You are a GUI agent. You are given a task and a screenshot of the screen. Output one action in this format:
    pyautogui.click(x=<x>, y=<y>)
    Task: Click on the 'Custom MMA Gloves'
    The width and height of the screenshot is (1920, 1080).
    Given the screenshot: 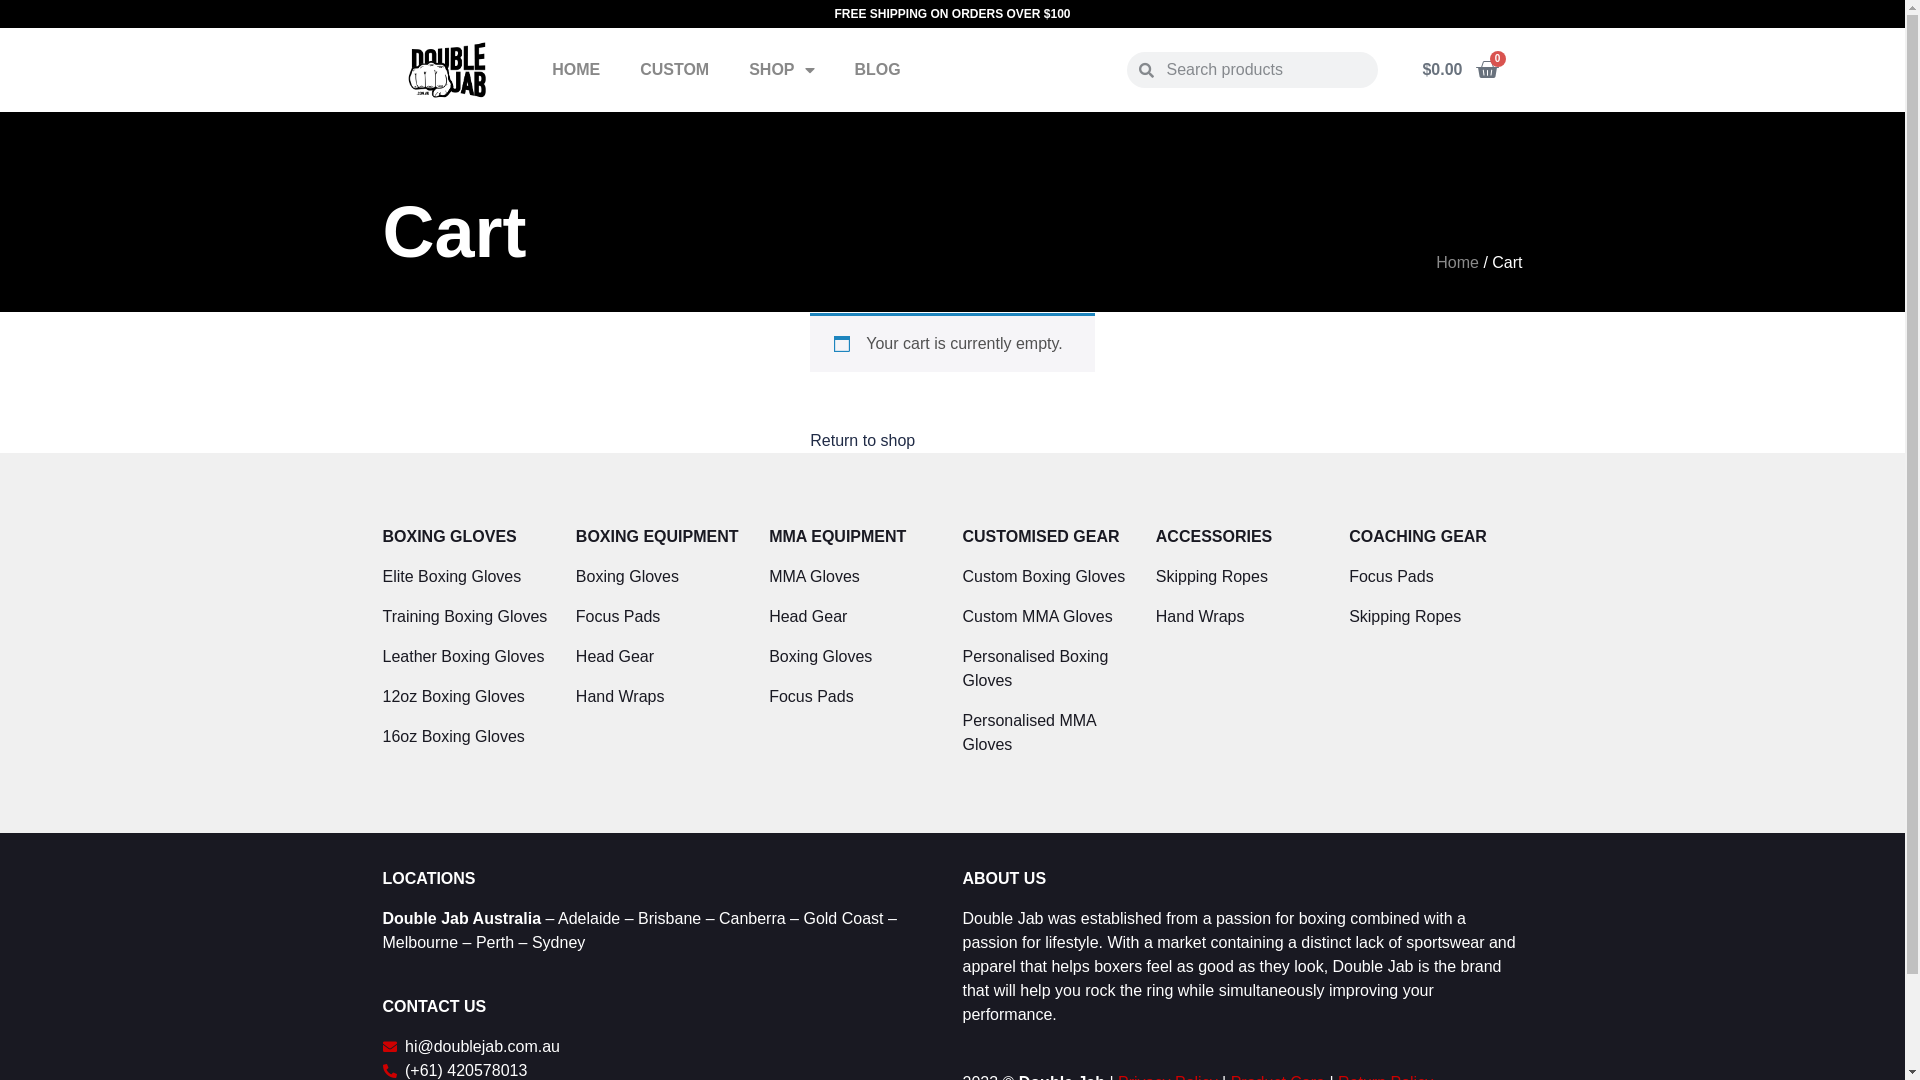 What is the action you would take?
    pyautogui.click(x=1047, y=616)
    